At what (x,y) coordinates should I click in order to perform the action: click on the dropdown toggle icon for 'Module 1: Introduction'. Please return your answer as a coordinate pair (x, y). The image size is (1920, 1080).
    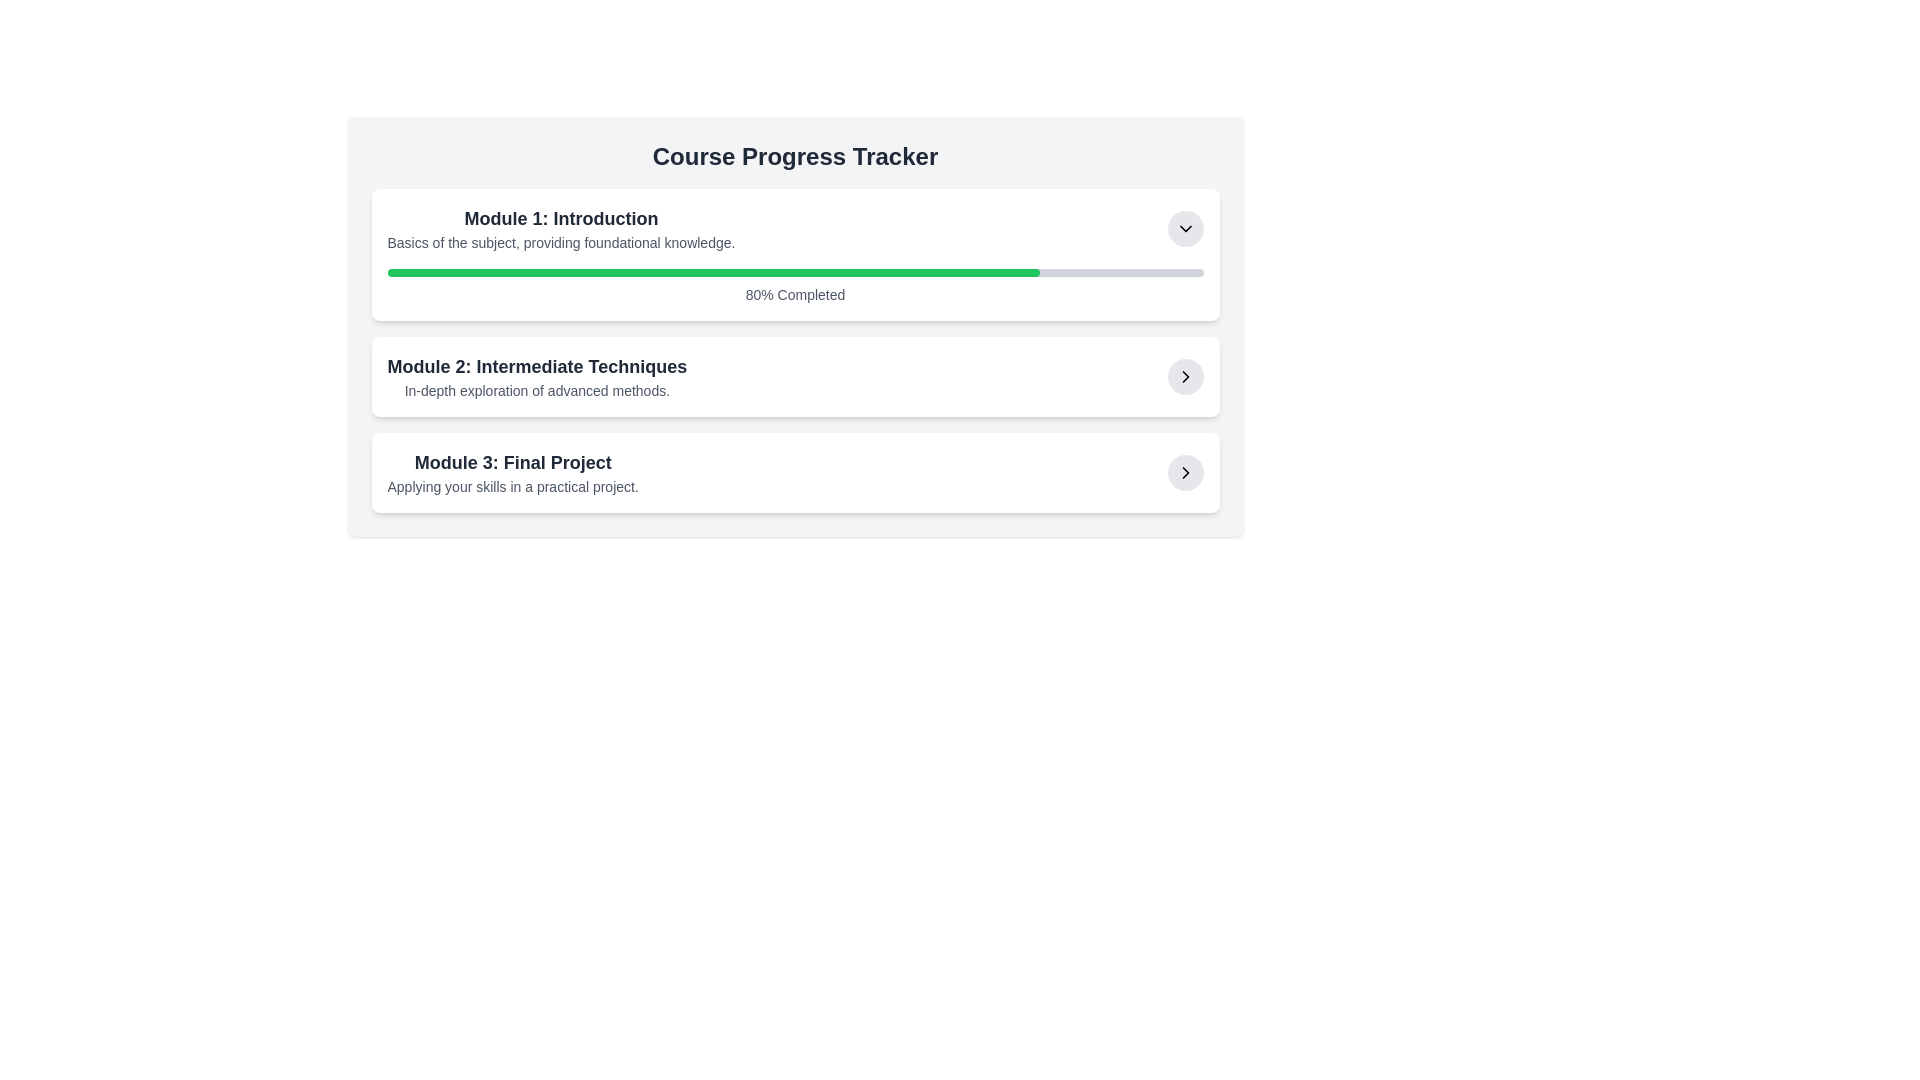
    Looking at the image, I should click on (1185, 227).